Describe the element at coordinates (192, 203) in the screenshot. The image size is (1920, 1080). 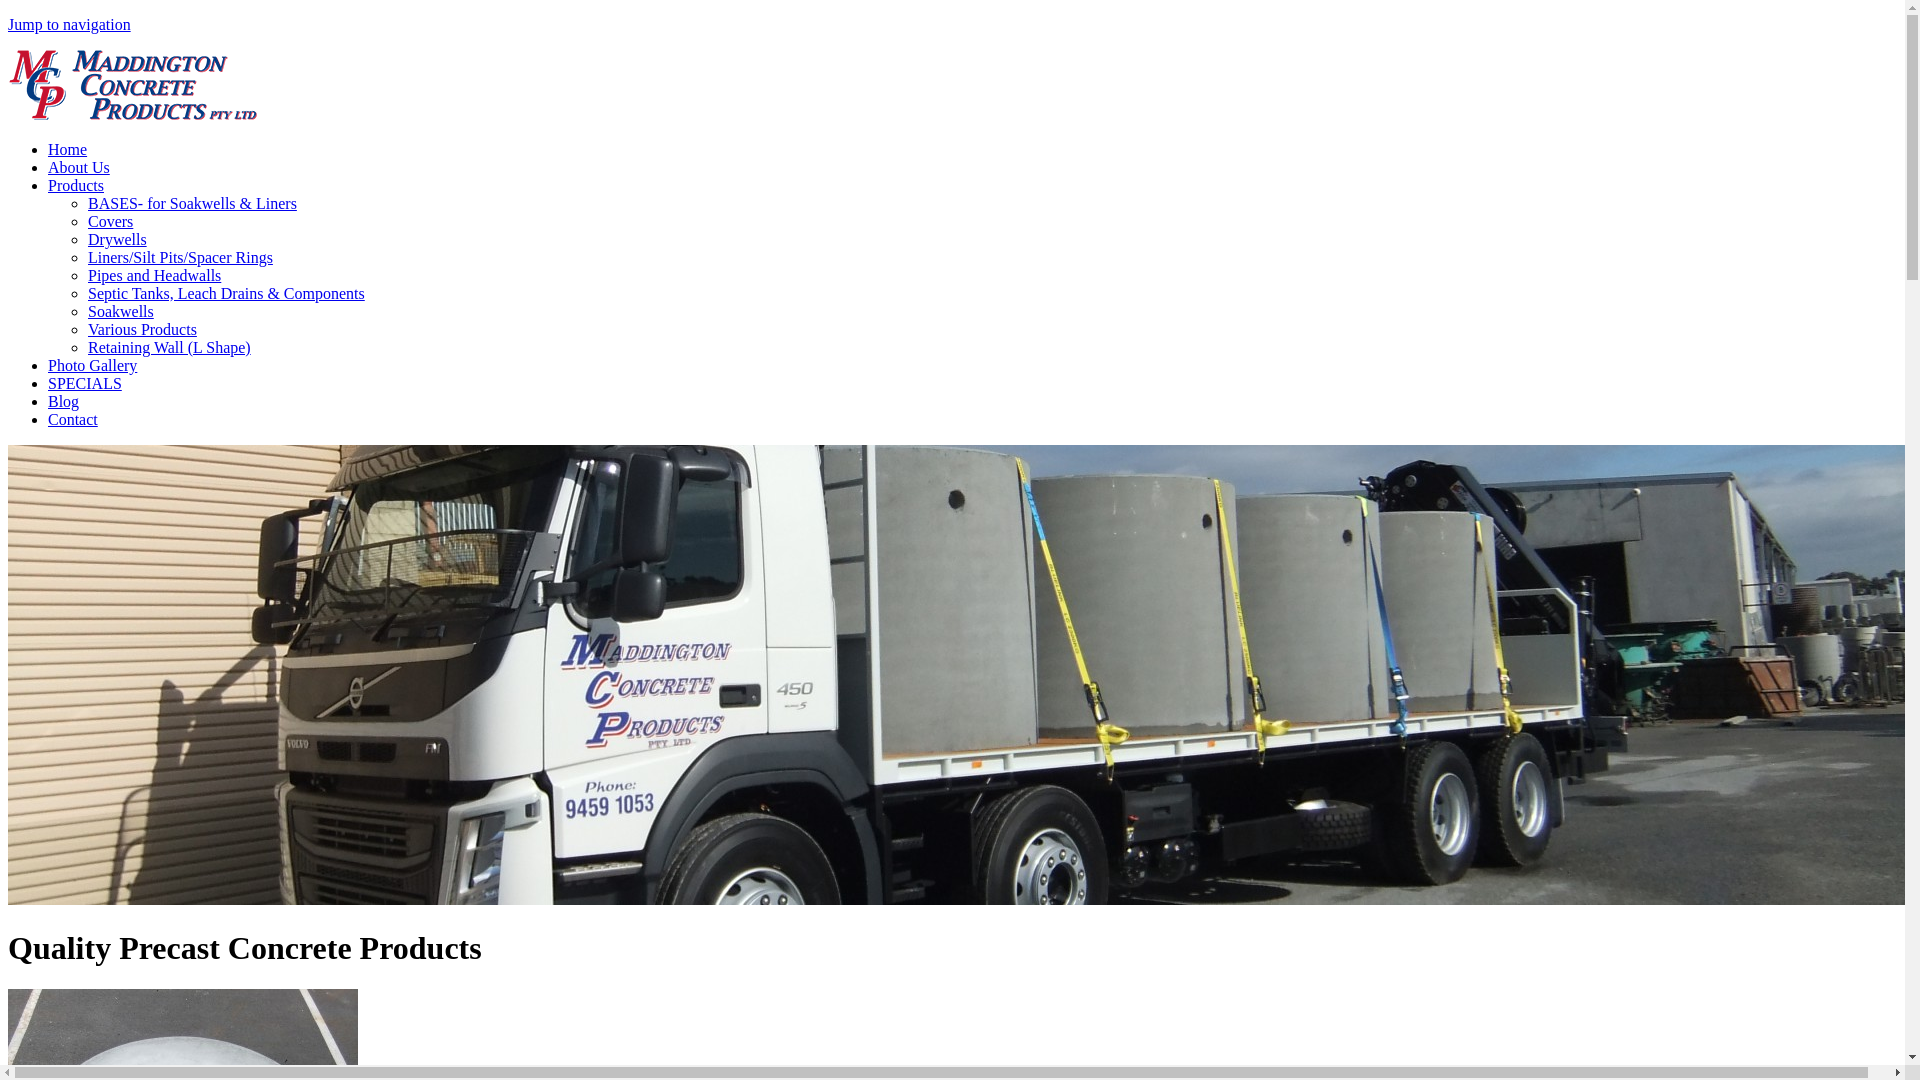
I see `'BASES- for Soakwells & Liners'` at that location.